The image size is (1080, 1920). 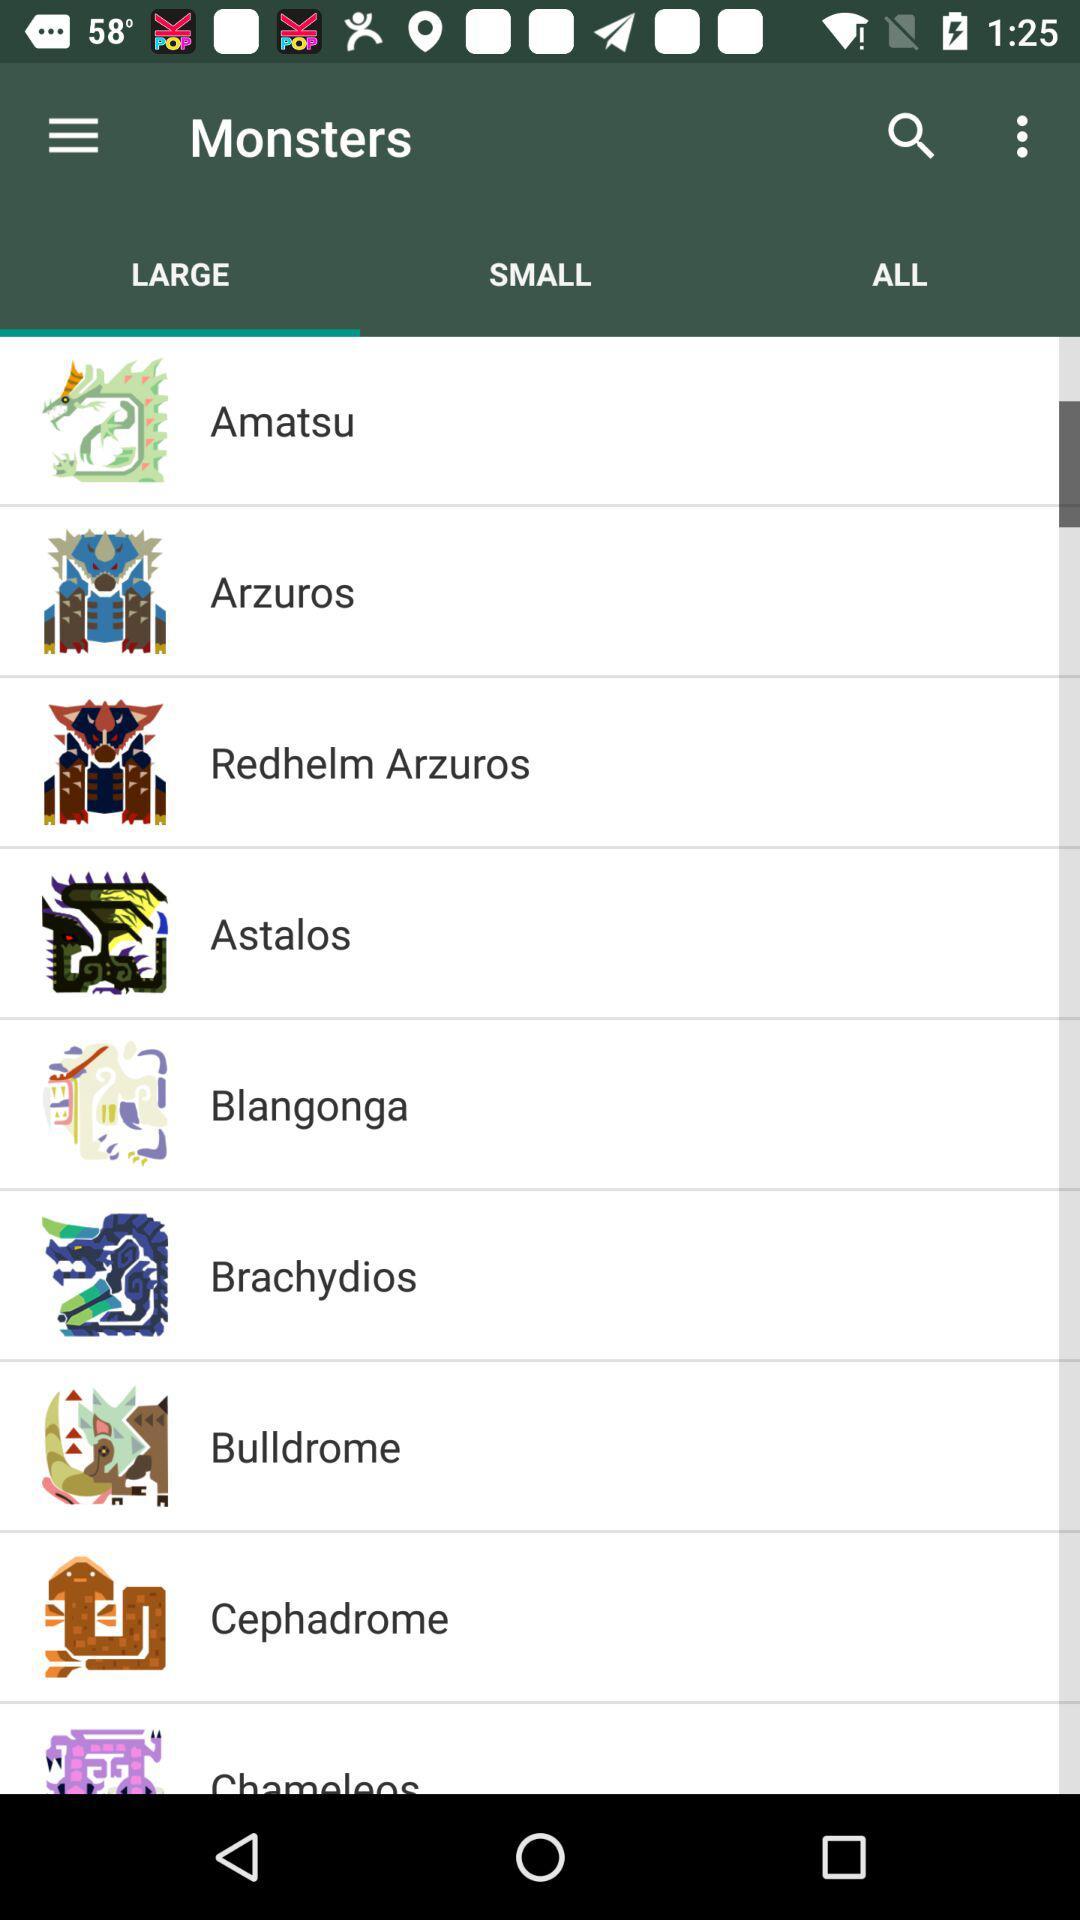 I want to click on icon below the blangonga icon, so click(x=623, y=1274).